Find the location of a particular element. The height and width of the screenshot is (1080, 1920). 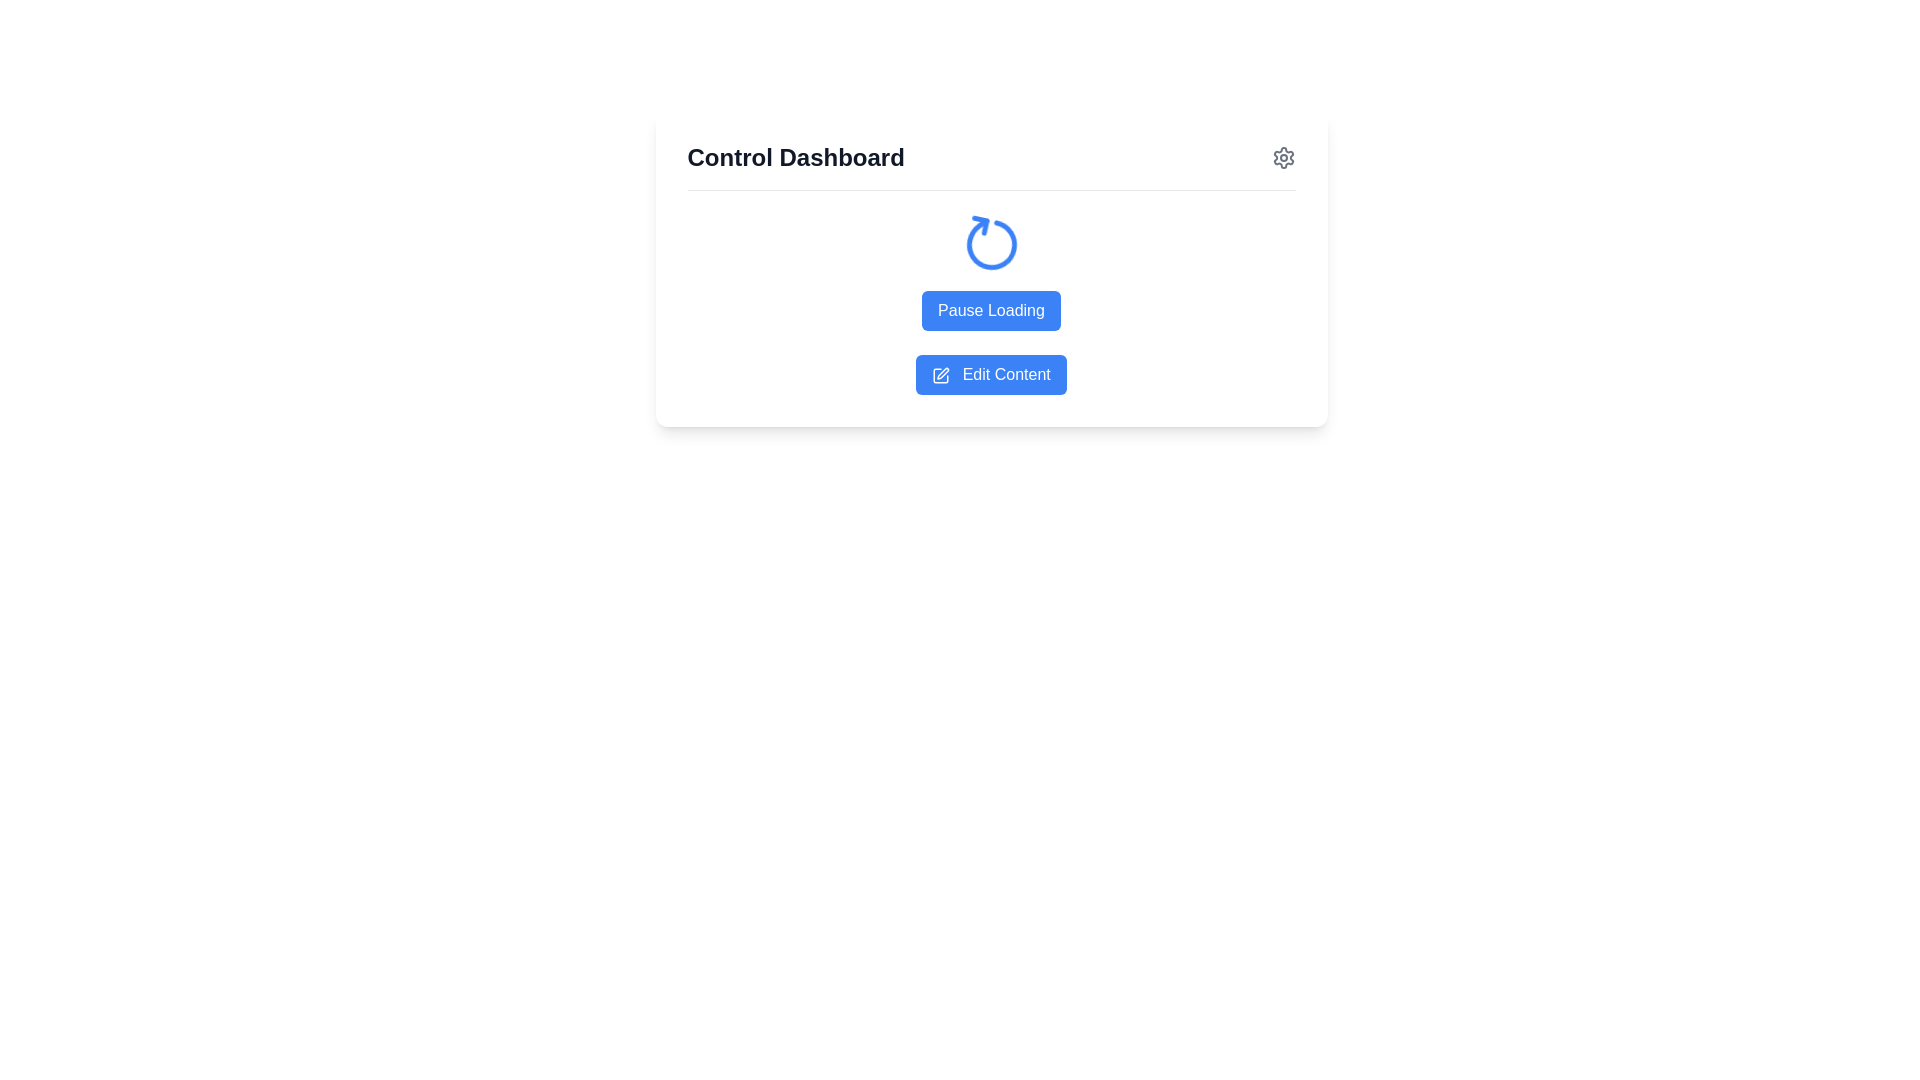

the circular graphic with a blue clockwise arrow, which symbolizes rotation or refresh, located at the top of the vertical stack above the 'Pause Loading' button is located at coordinates (991, 244).